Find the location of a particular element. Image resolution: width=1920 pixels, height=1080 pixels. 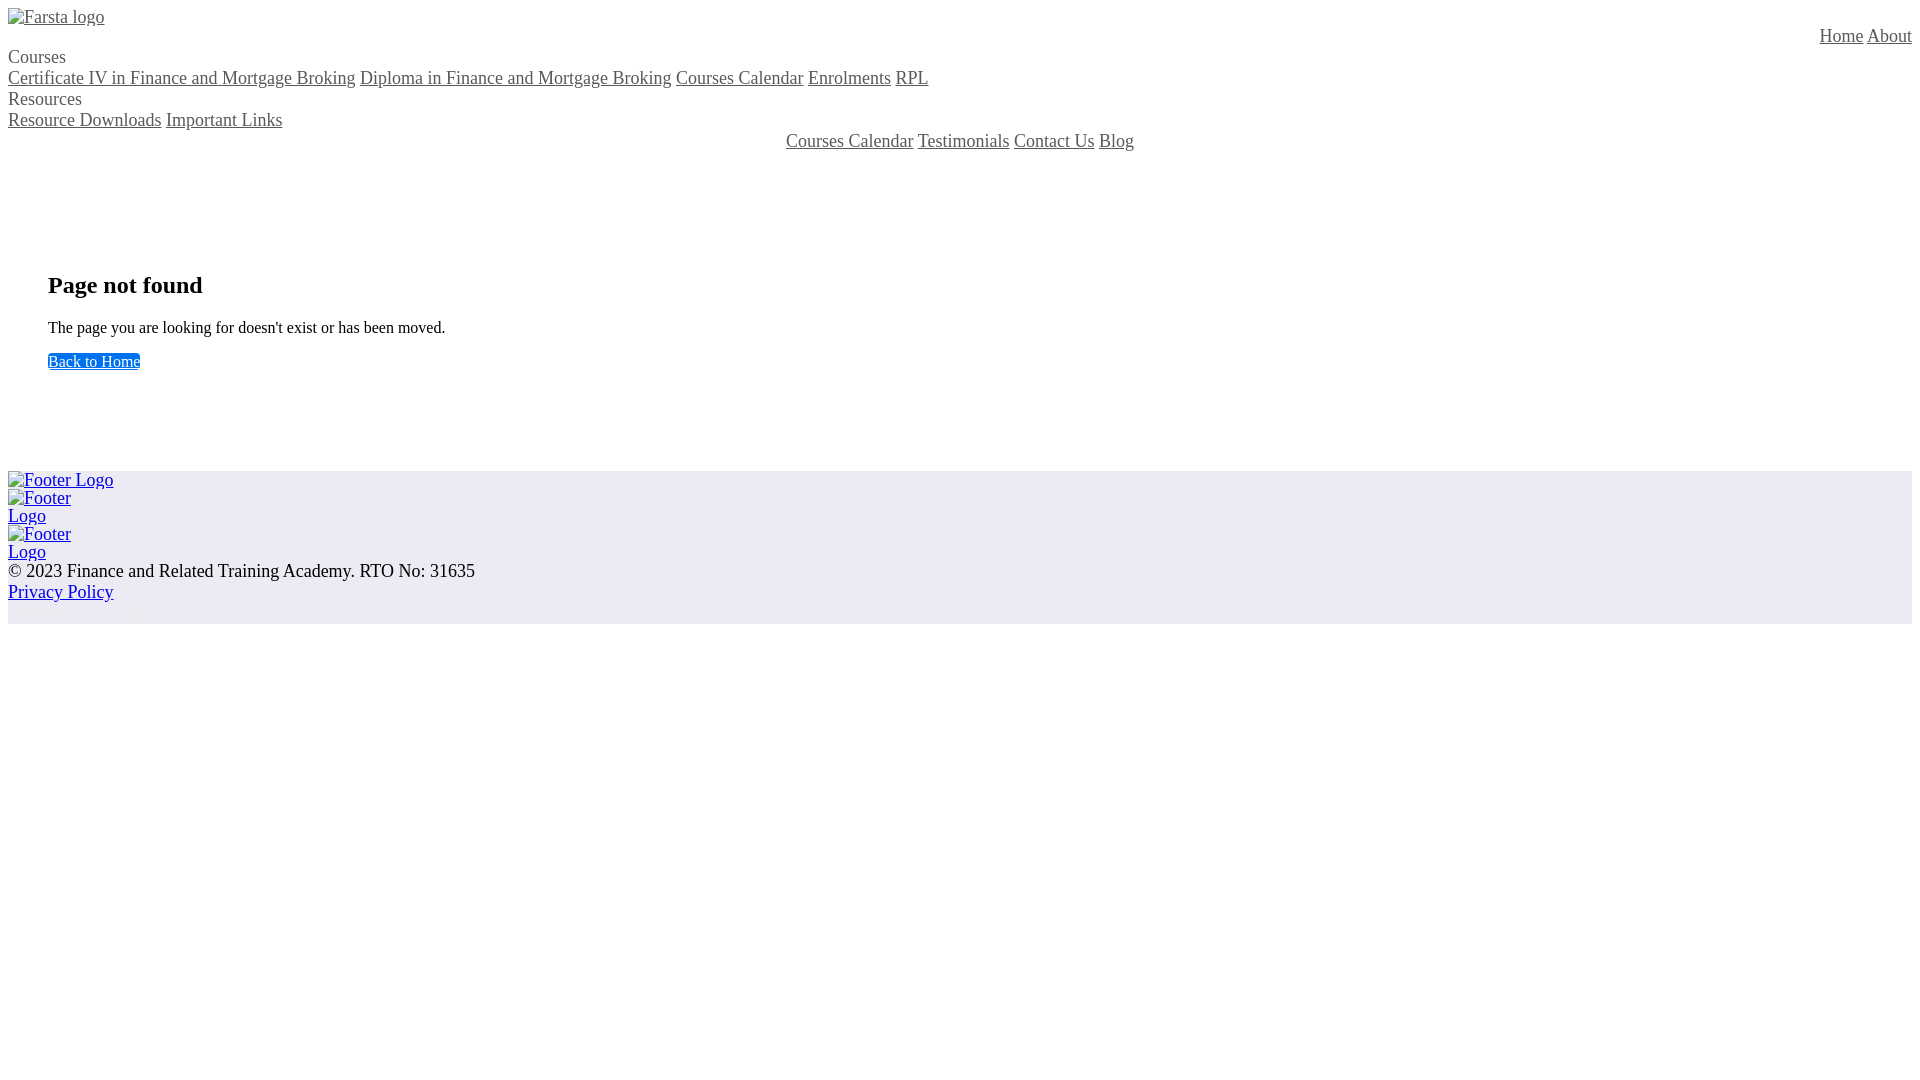

'Resource Downloads' is located at coordinates (8, 119).